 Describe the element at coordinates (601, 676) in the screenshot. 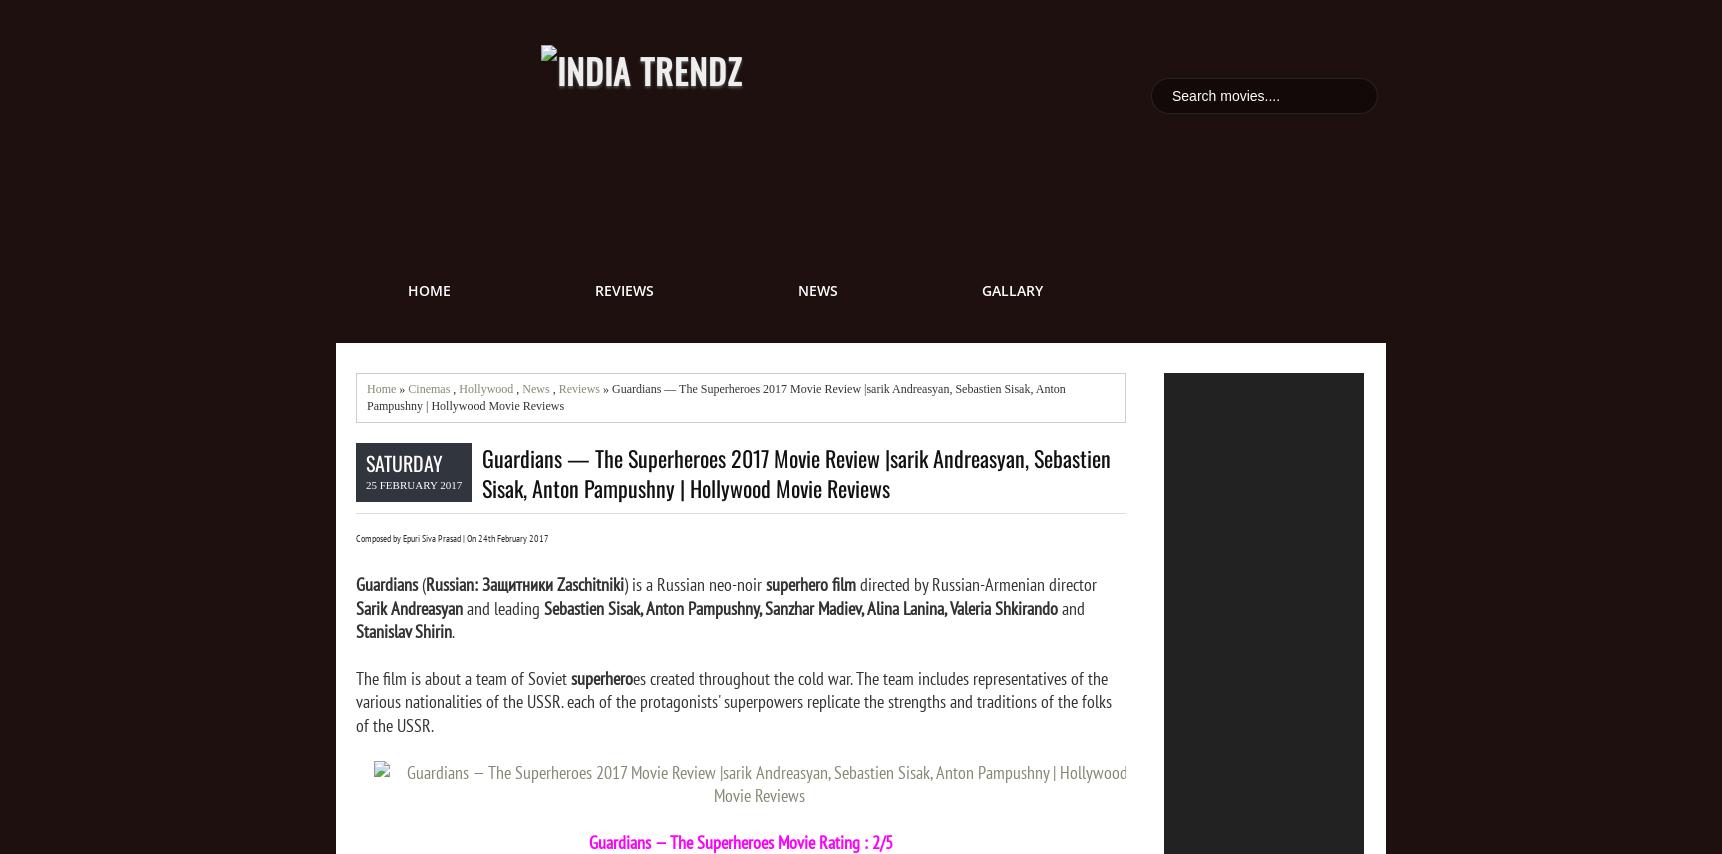

I see `'superhero'` at that location.